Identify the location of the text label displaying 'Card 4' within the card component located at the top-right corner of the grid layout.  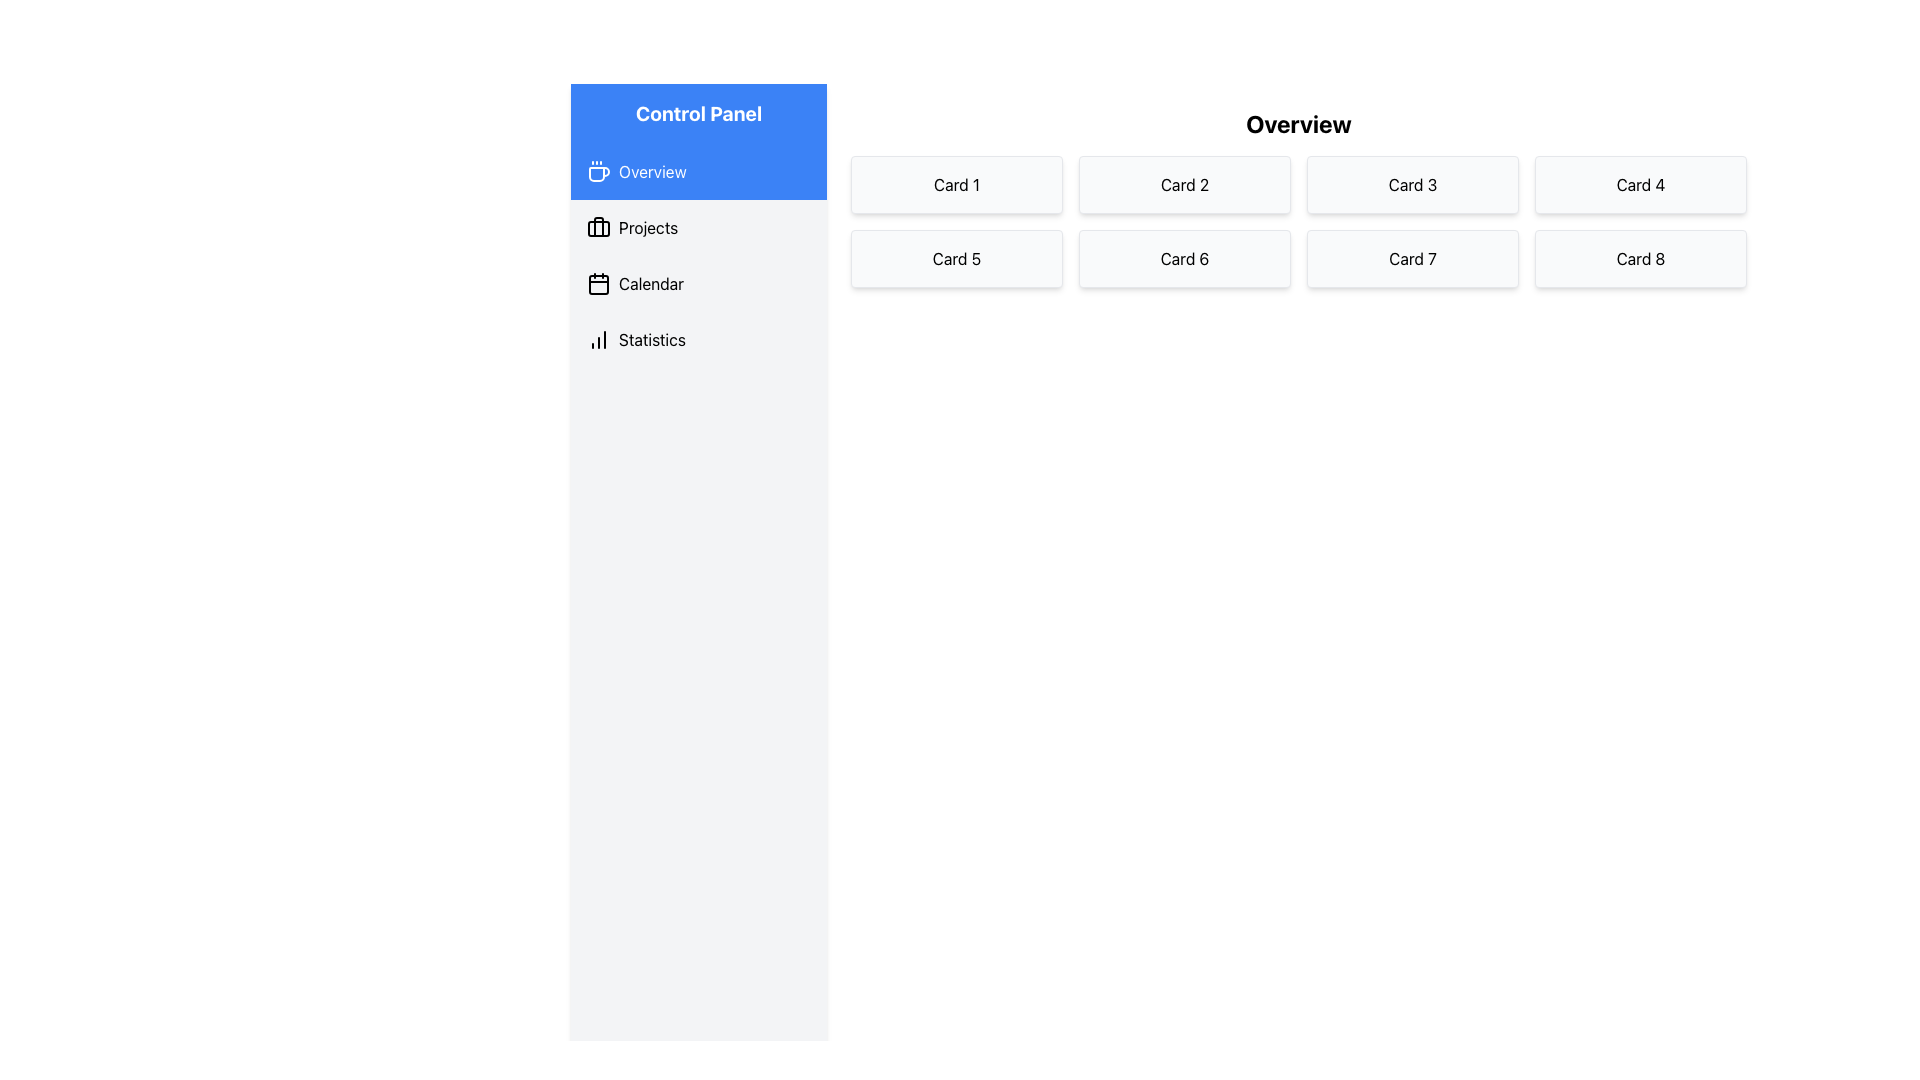
(1641, 185).